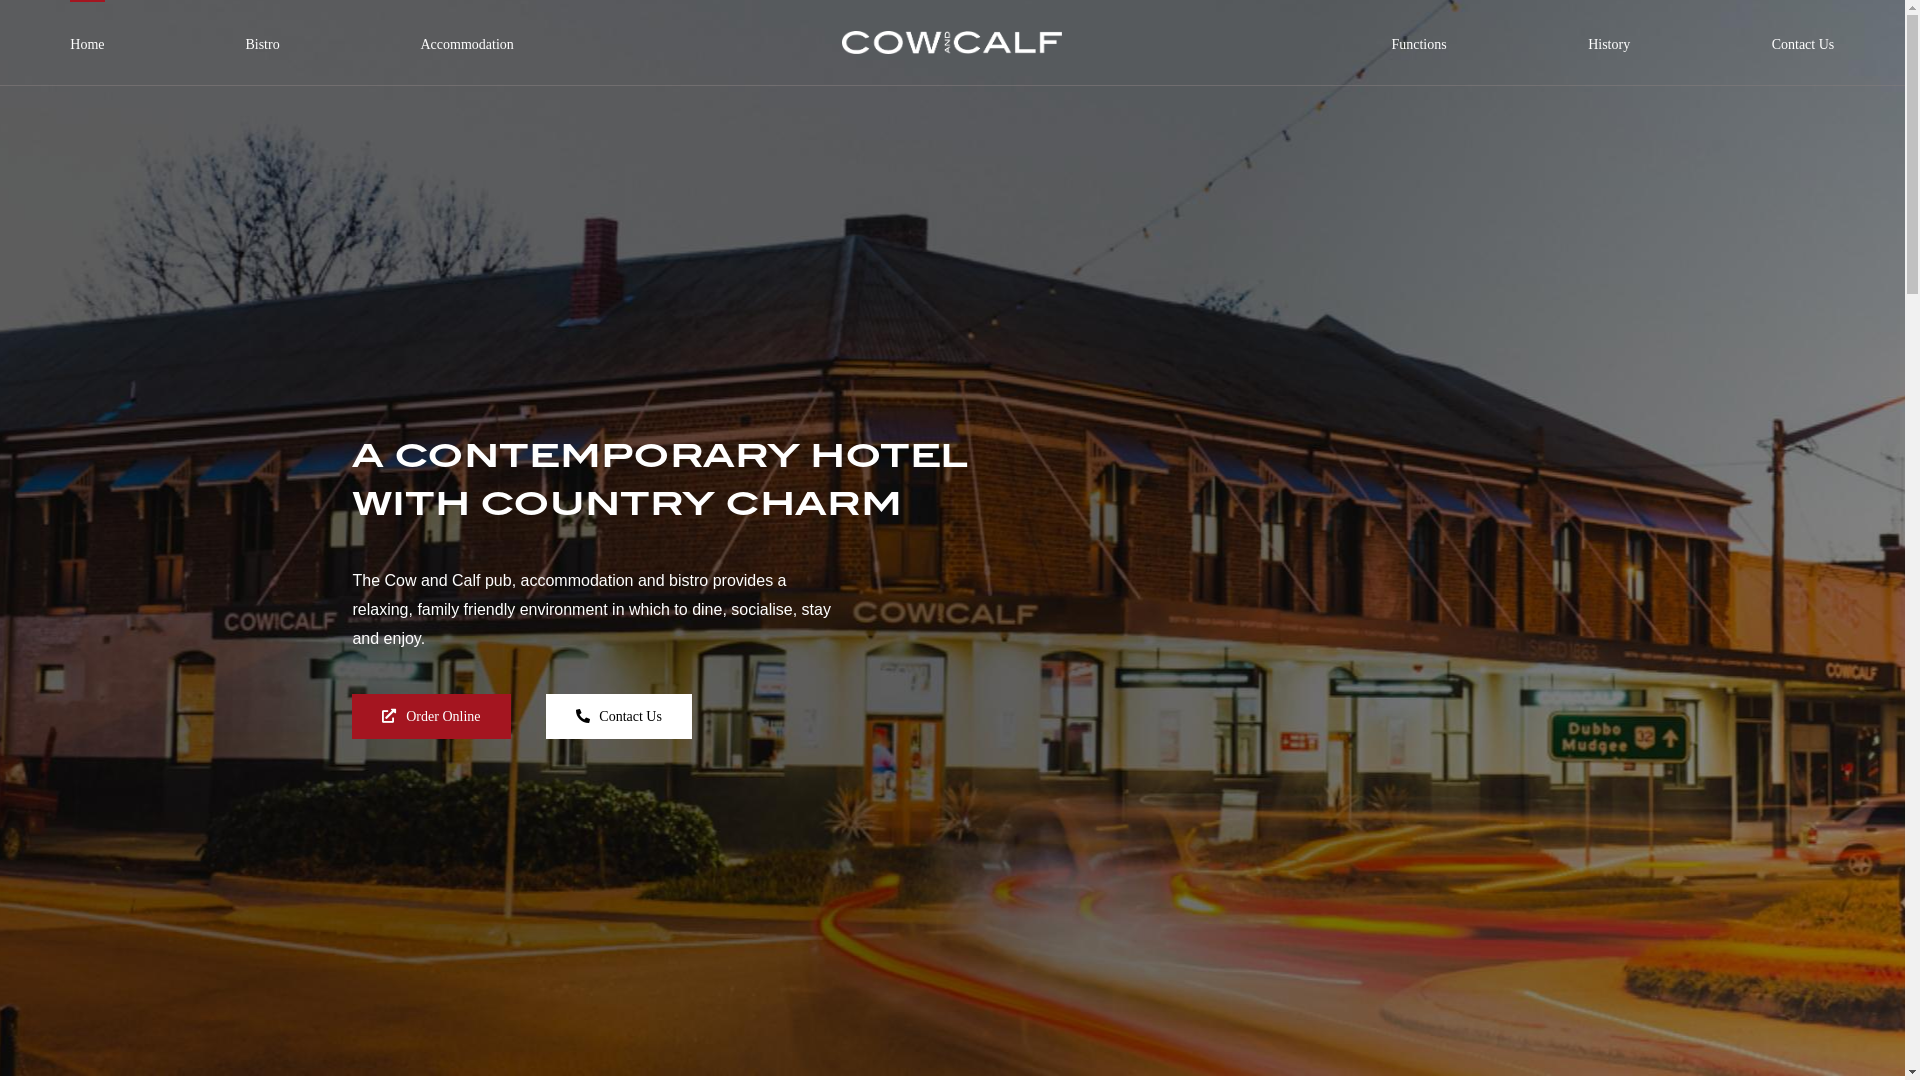 The height and width of the screenshot is (1080, 1920). Describe the element at coordinates (465, 28) in the screenshot. I see `'Accommodation'` at that location.